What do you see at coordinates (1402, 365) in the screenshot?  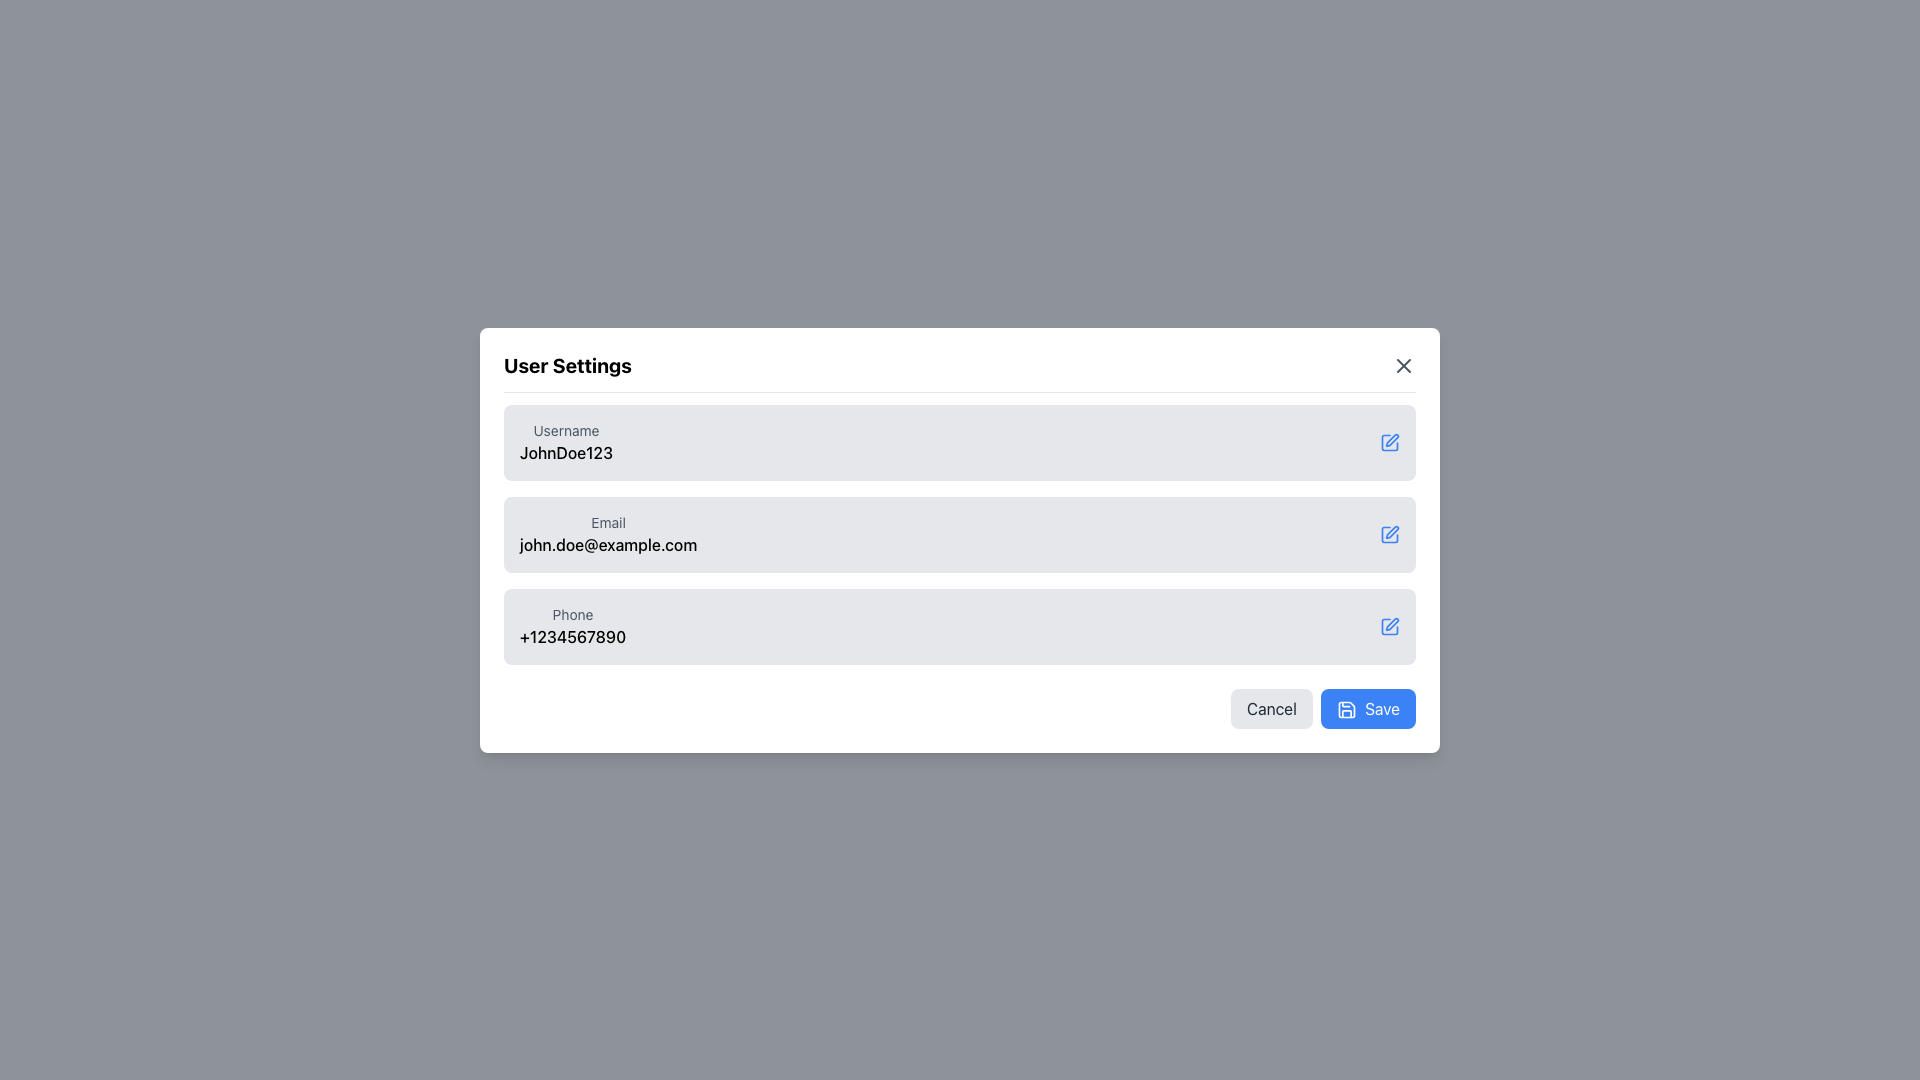 I see `the close button located in the top-right corner of the 'User Settings' modal window` at bounding box center [1402, 365].